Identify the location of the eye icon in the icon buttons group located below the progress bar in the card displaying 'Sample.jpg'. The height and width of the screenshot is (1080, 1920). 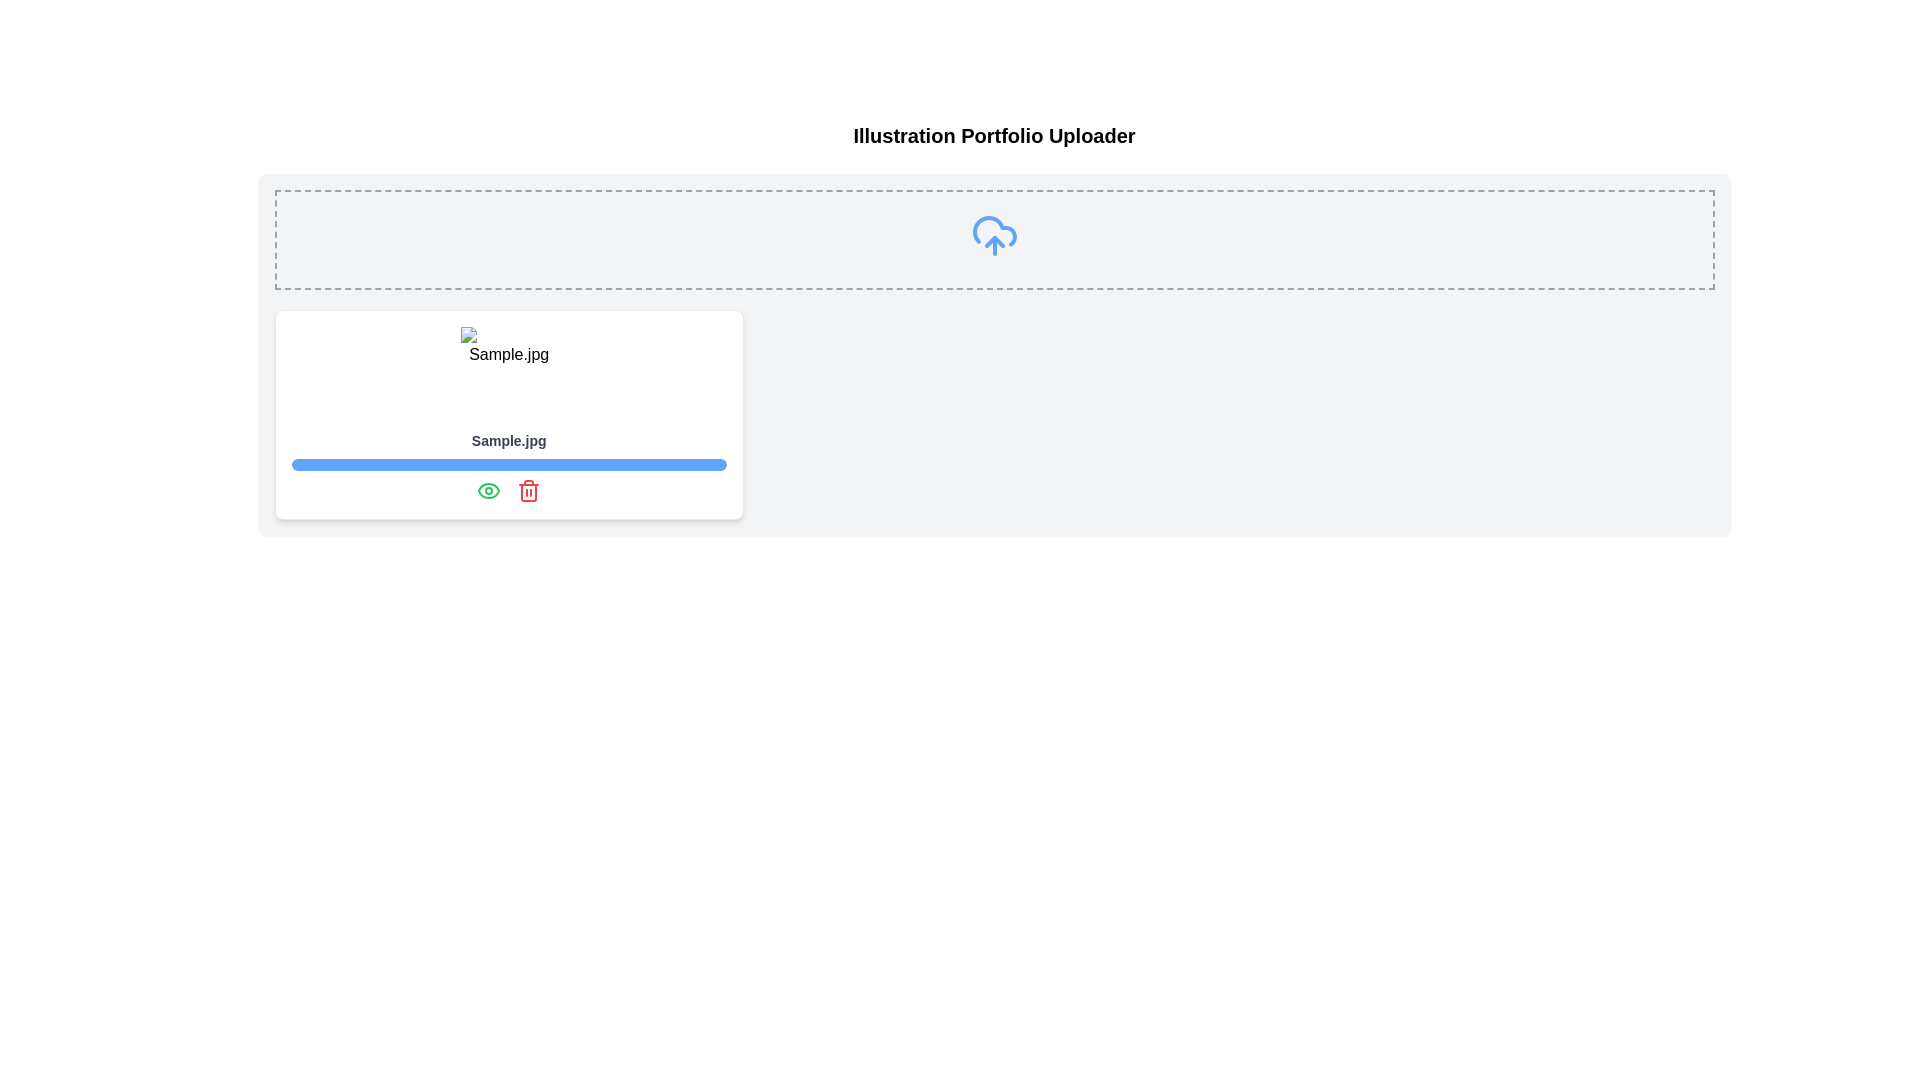
(509, 490).